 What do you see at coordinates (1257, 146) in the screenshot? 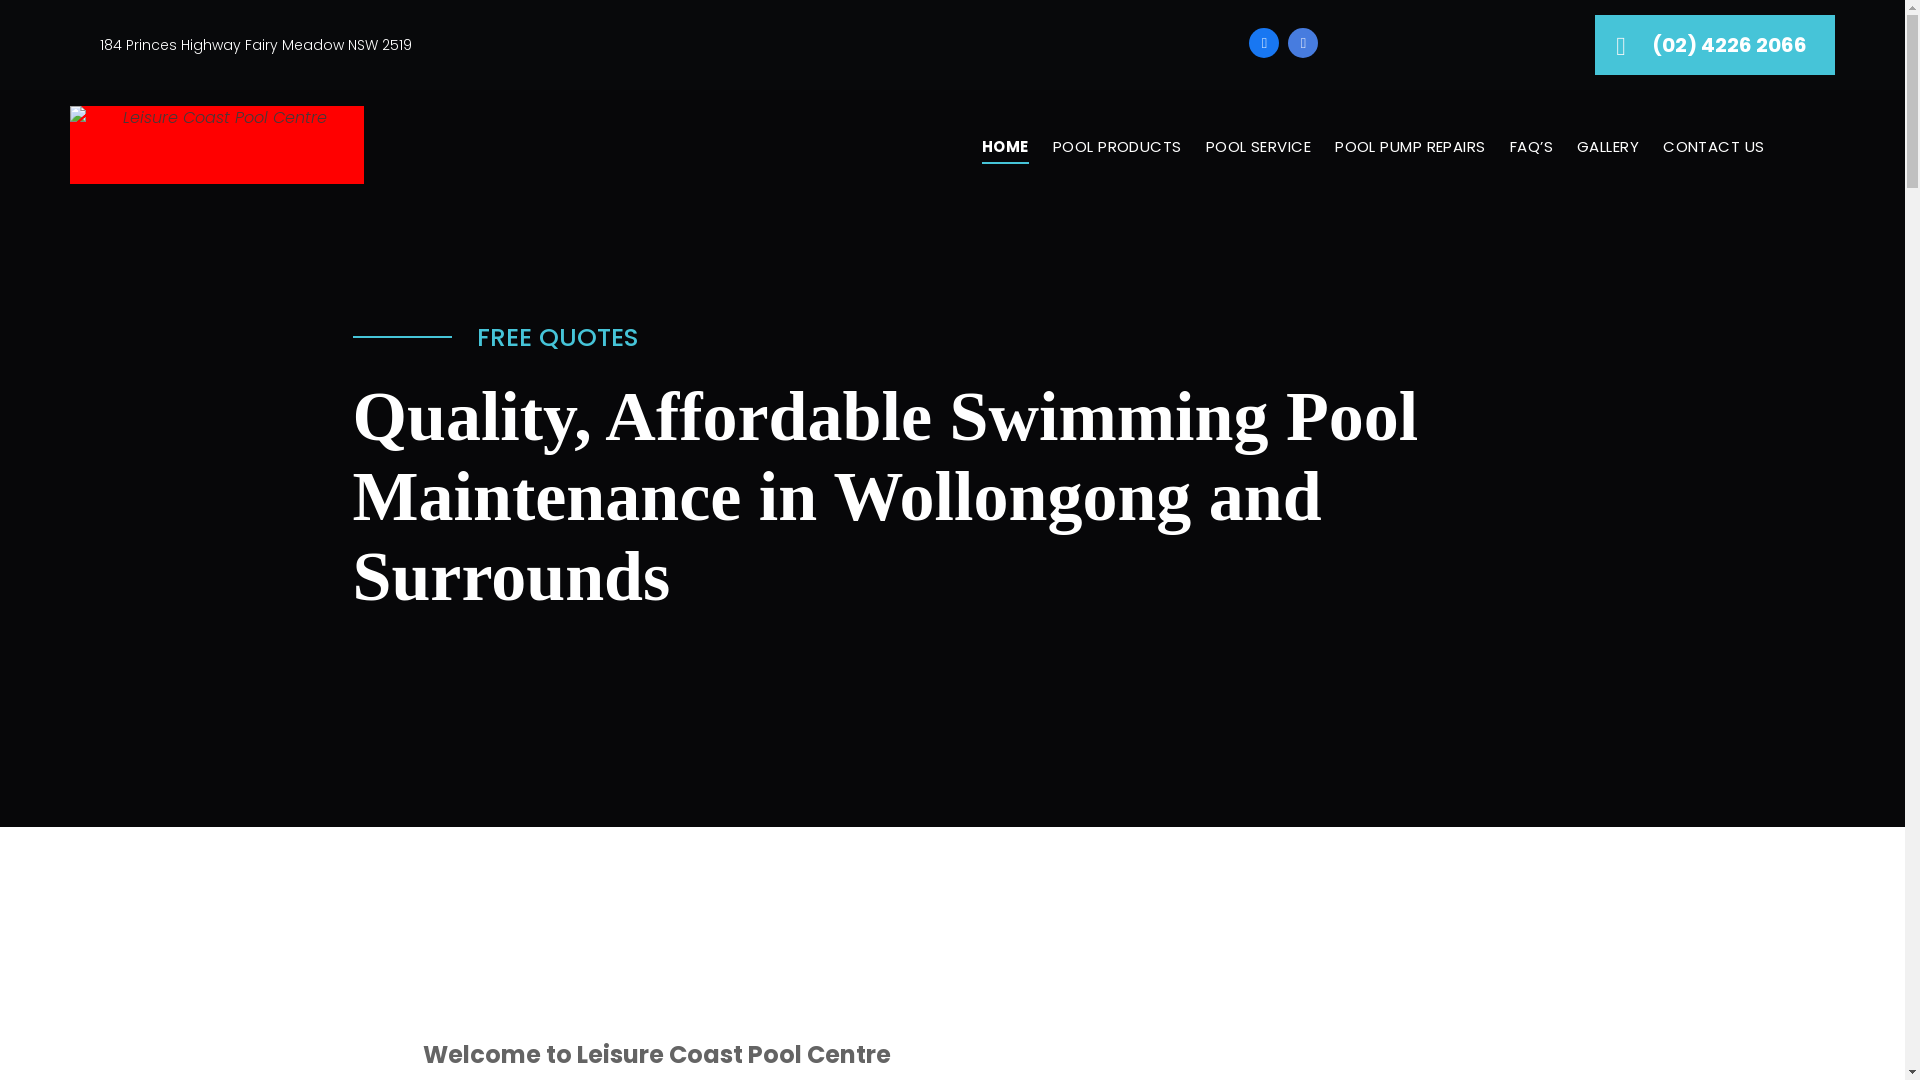
I see `'POOL SERVICE'` at bounding box center [1257, 146].